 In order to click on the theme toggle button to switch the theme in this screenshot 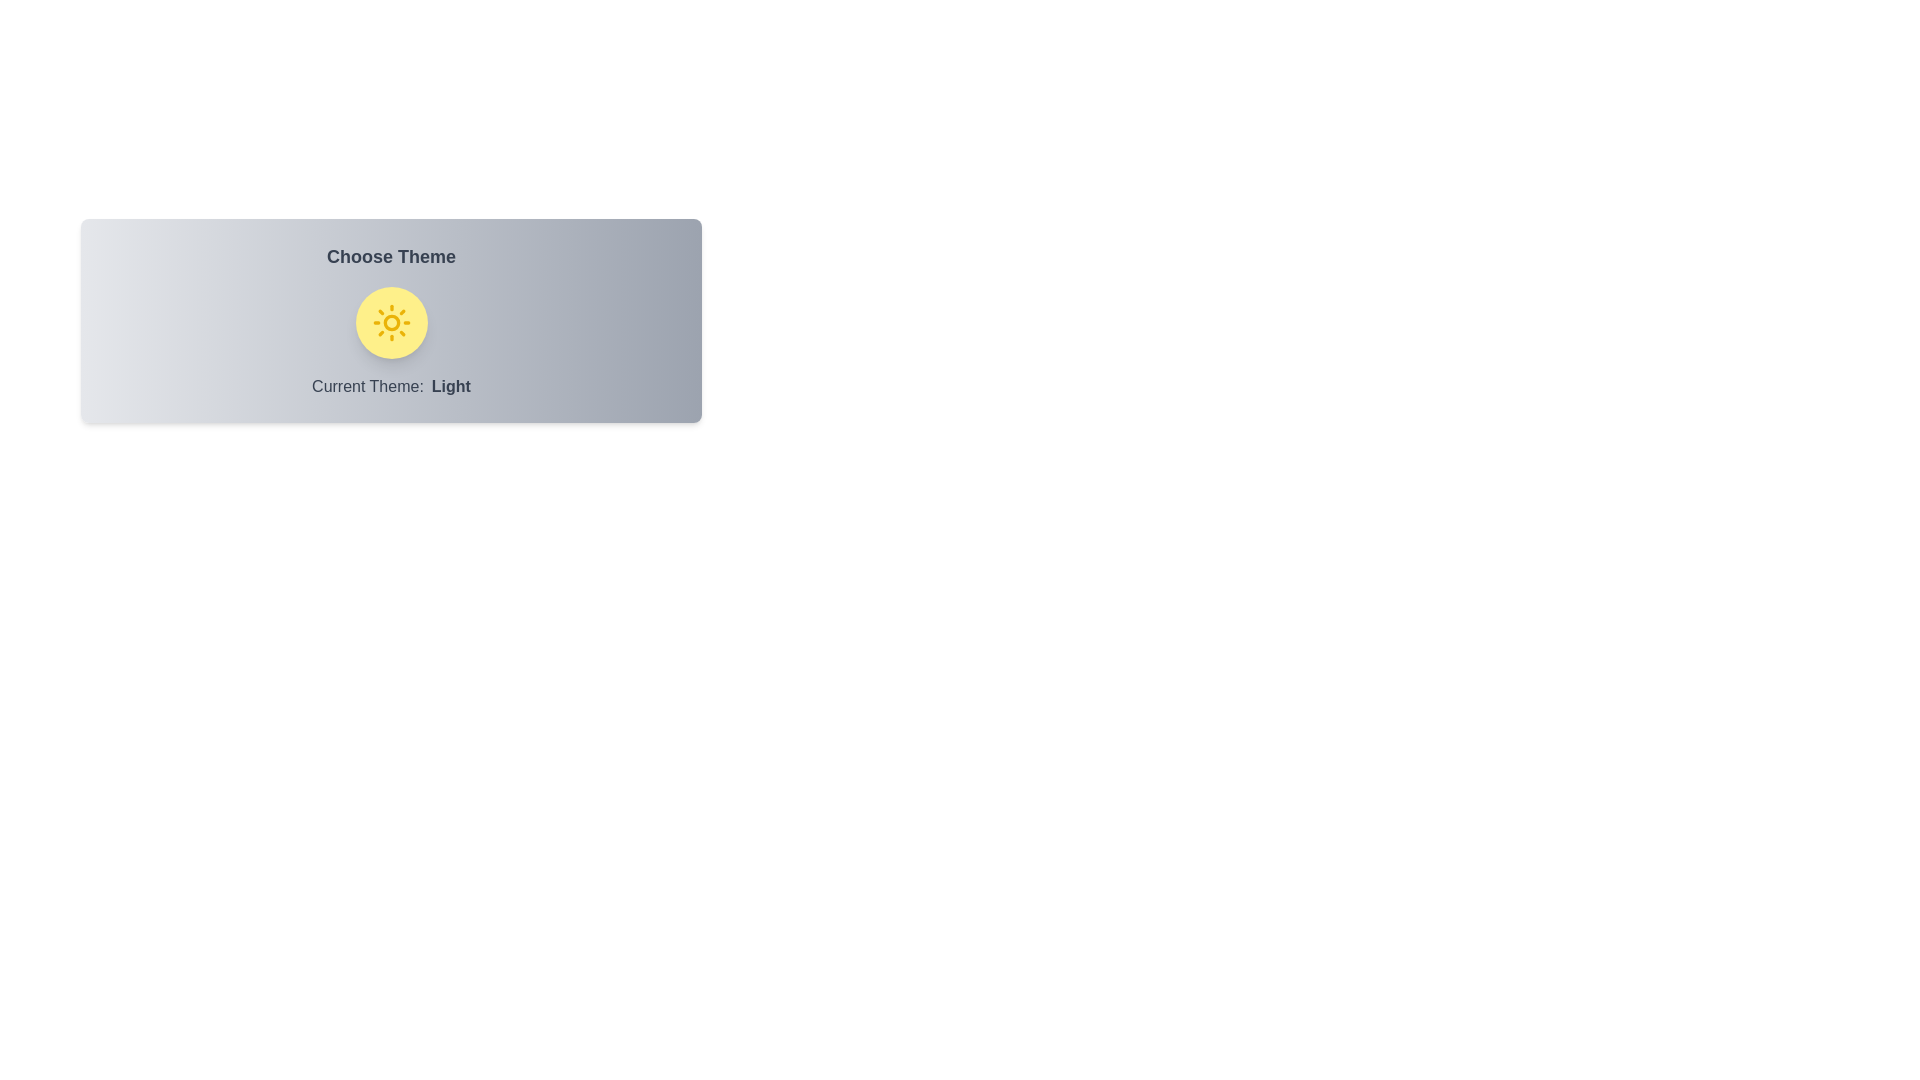, I will do `click(391, 322)`.